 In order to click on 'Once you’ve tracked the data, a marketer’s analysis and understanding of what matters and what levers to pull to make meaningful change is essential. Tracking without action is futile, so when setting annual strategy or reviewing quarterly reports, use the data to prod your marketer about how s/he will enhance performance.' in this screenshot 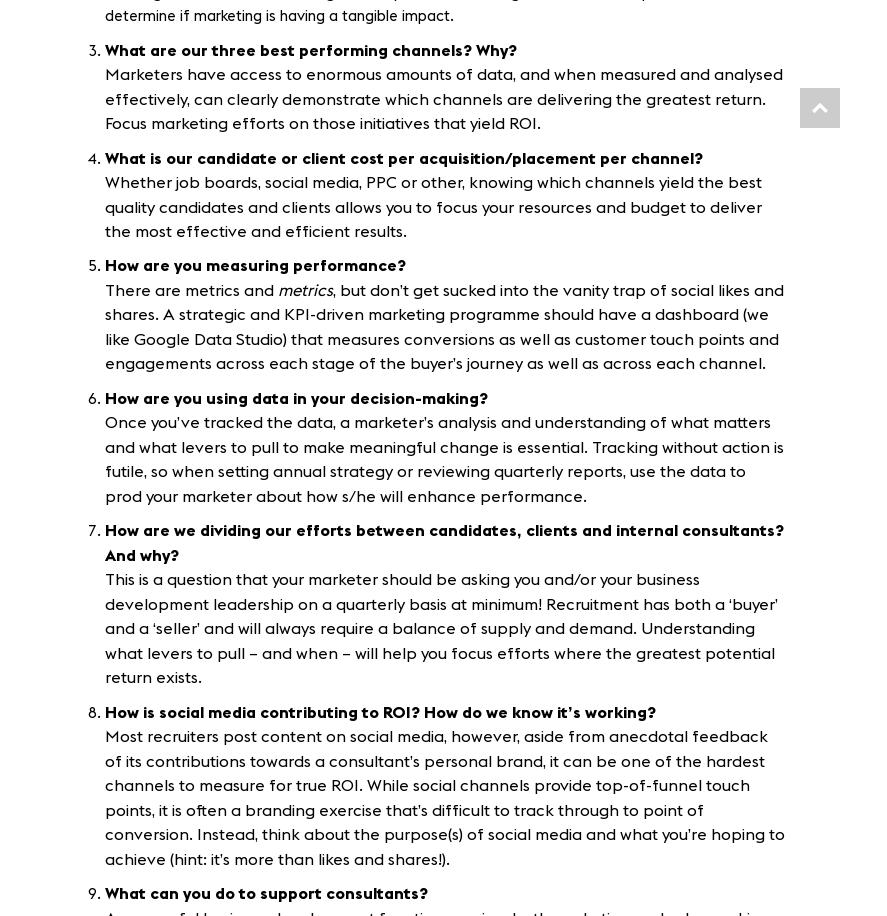, I will do `click(444, 459)`.